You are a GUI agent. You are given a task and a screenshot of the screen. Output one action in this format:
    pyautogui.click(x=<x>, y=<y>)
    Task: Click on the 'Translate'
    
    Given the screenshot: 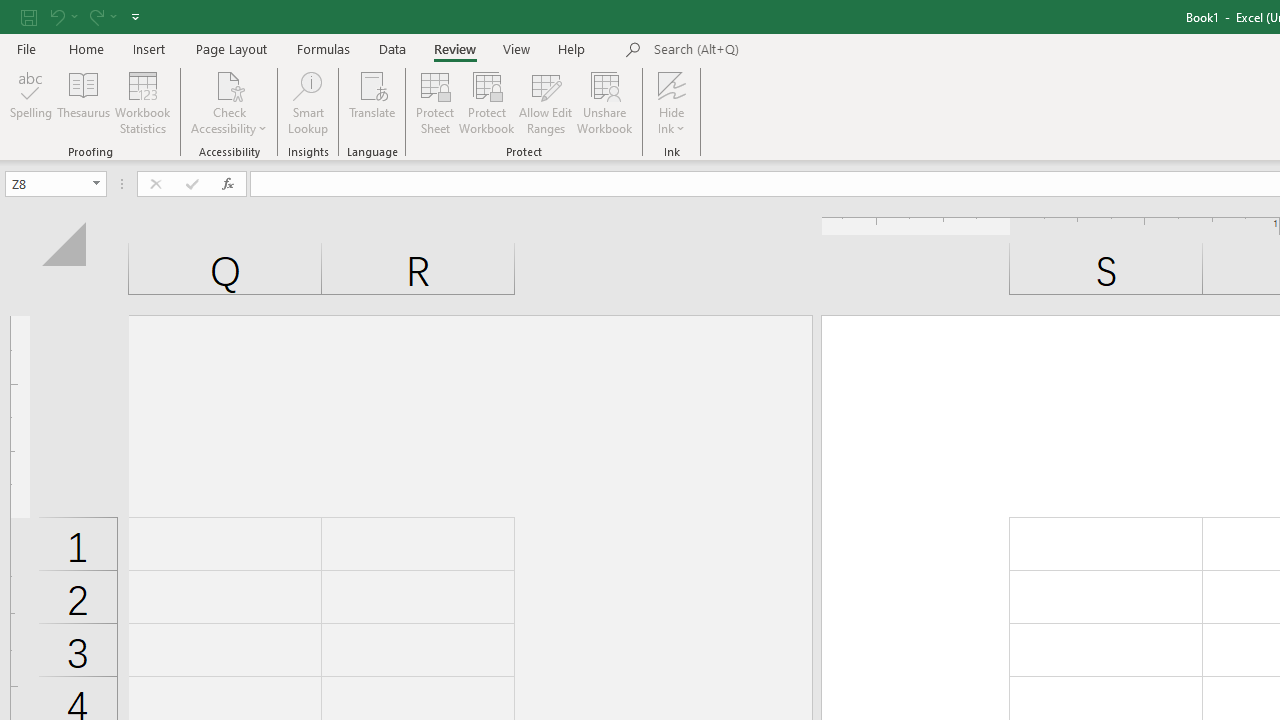 What is the action you would take?
    pyautogui.click(x=372, y=103)
    